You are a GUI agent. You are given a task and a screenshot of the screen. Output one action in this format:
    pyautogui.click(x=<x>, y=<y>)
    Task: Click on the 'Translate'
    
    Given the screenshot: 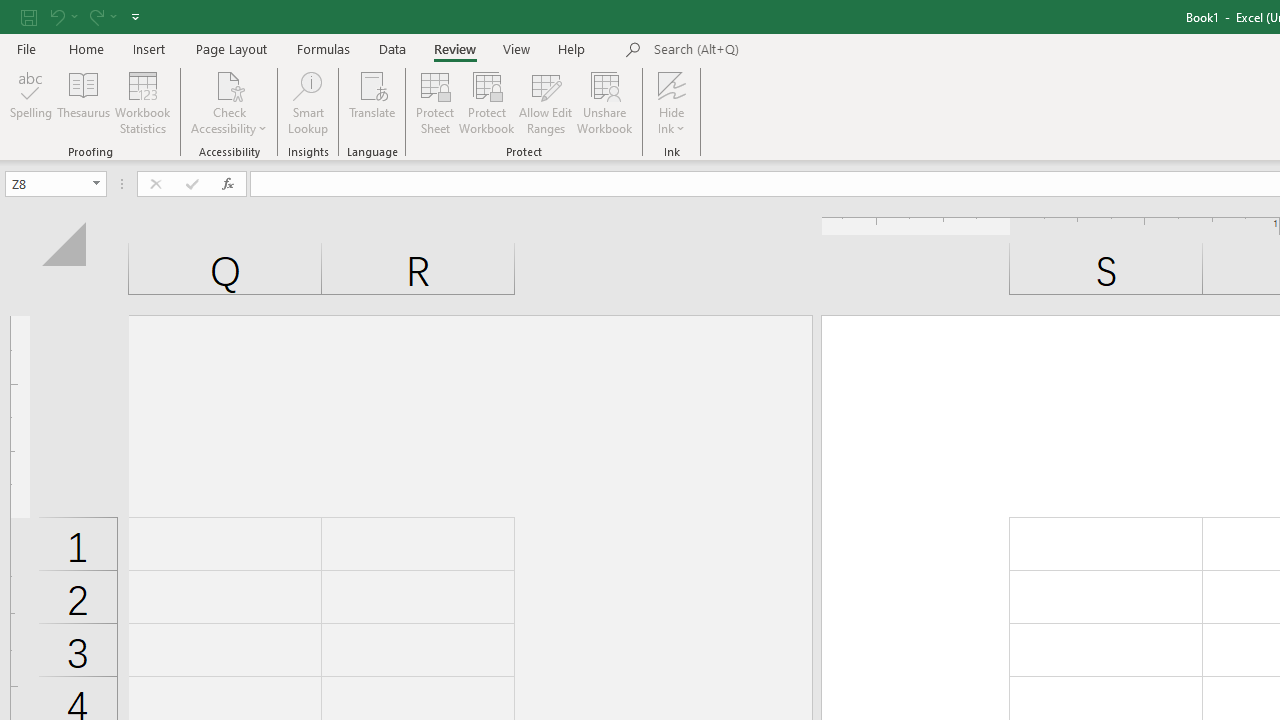 What is the action you would take?
    pyautogui.click(x=372, y=103)
    